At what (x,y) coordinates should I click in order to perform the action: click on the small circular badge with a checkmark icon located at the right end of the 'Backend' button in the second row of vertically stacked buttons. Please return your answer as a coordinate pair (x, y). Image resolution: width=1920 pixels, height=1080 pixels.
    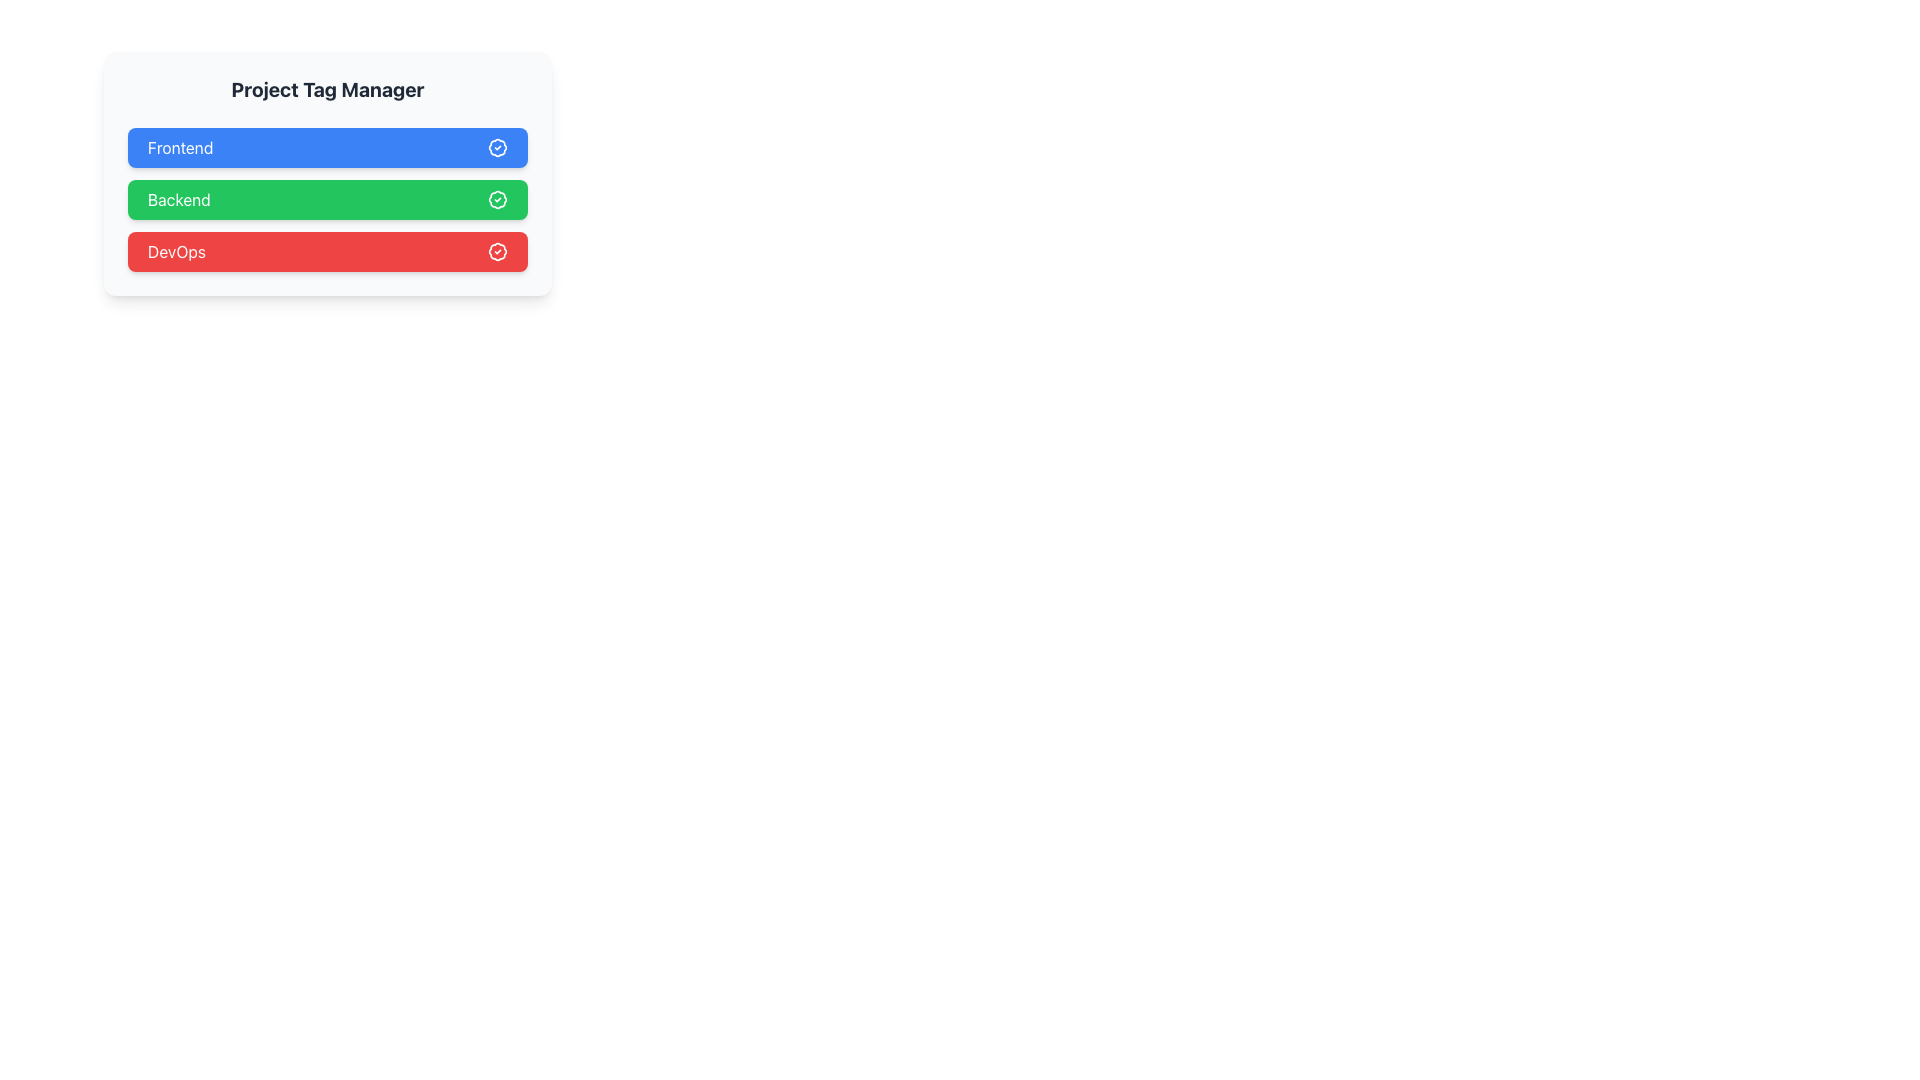
    Looking at the image, I should click on (498, 200).